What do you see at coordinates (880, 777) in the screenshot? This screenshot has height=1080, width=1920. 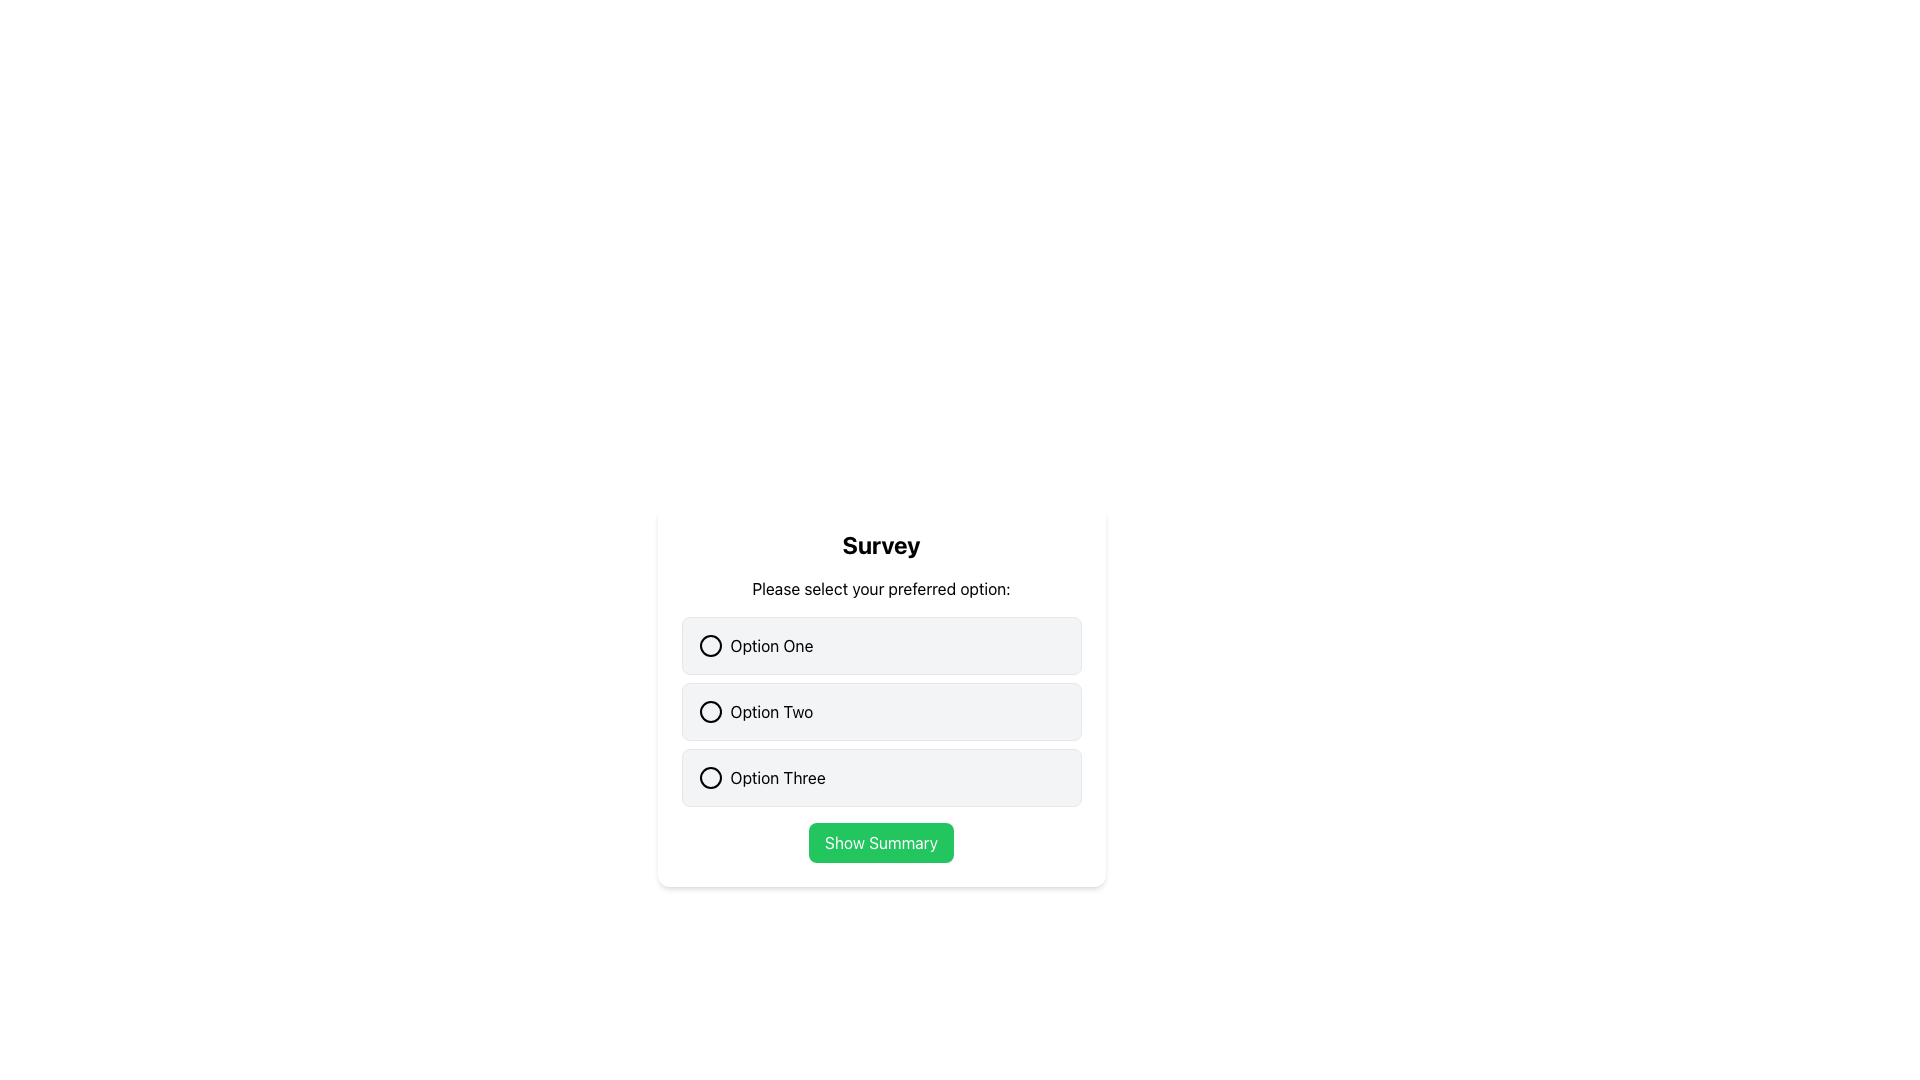 I see `the third selectable option in the radio button group labeled 'Option Three'` at bounding box center [880, 777].